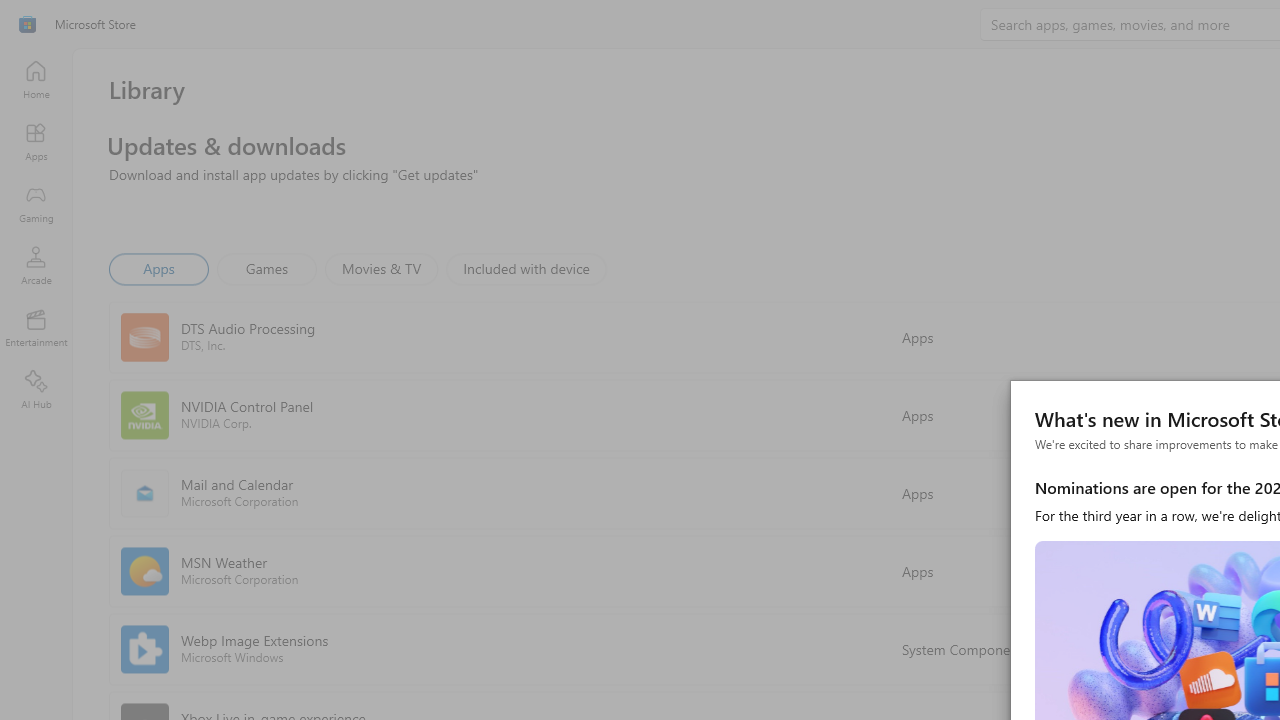  Describe the element at coordinates (35, 203) in the screenshot. I see `'Gaming'` at that location.